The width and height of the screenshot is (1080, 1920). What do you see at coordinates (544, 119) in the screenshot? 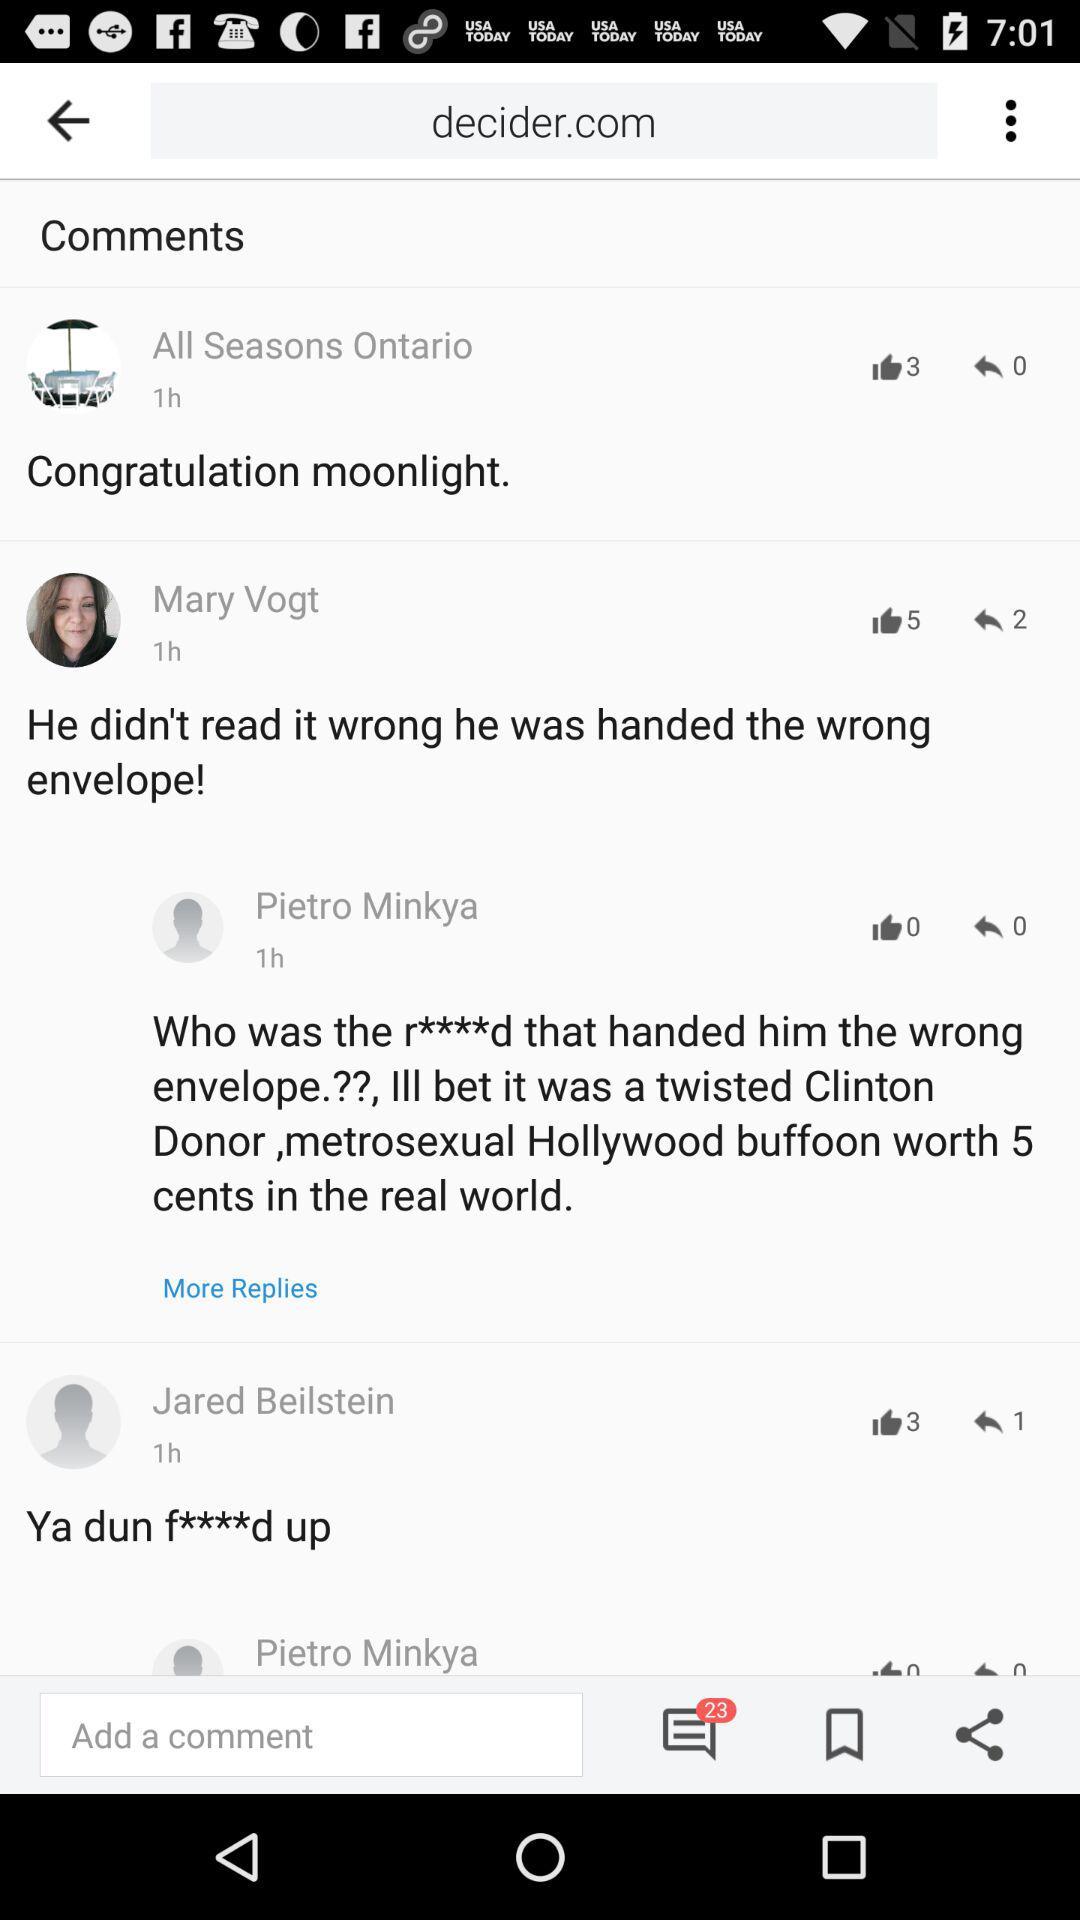
I see `icon next to the   icon` at bounding box center [544, 119].